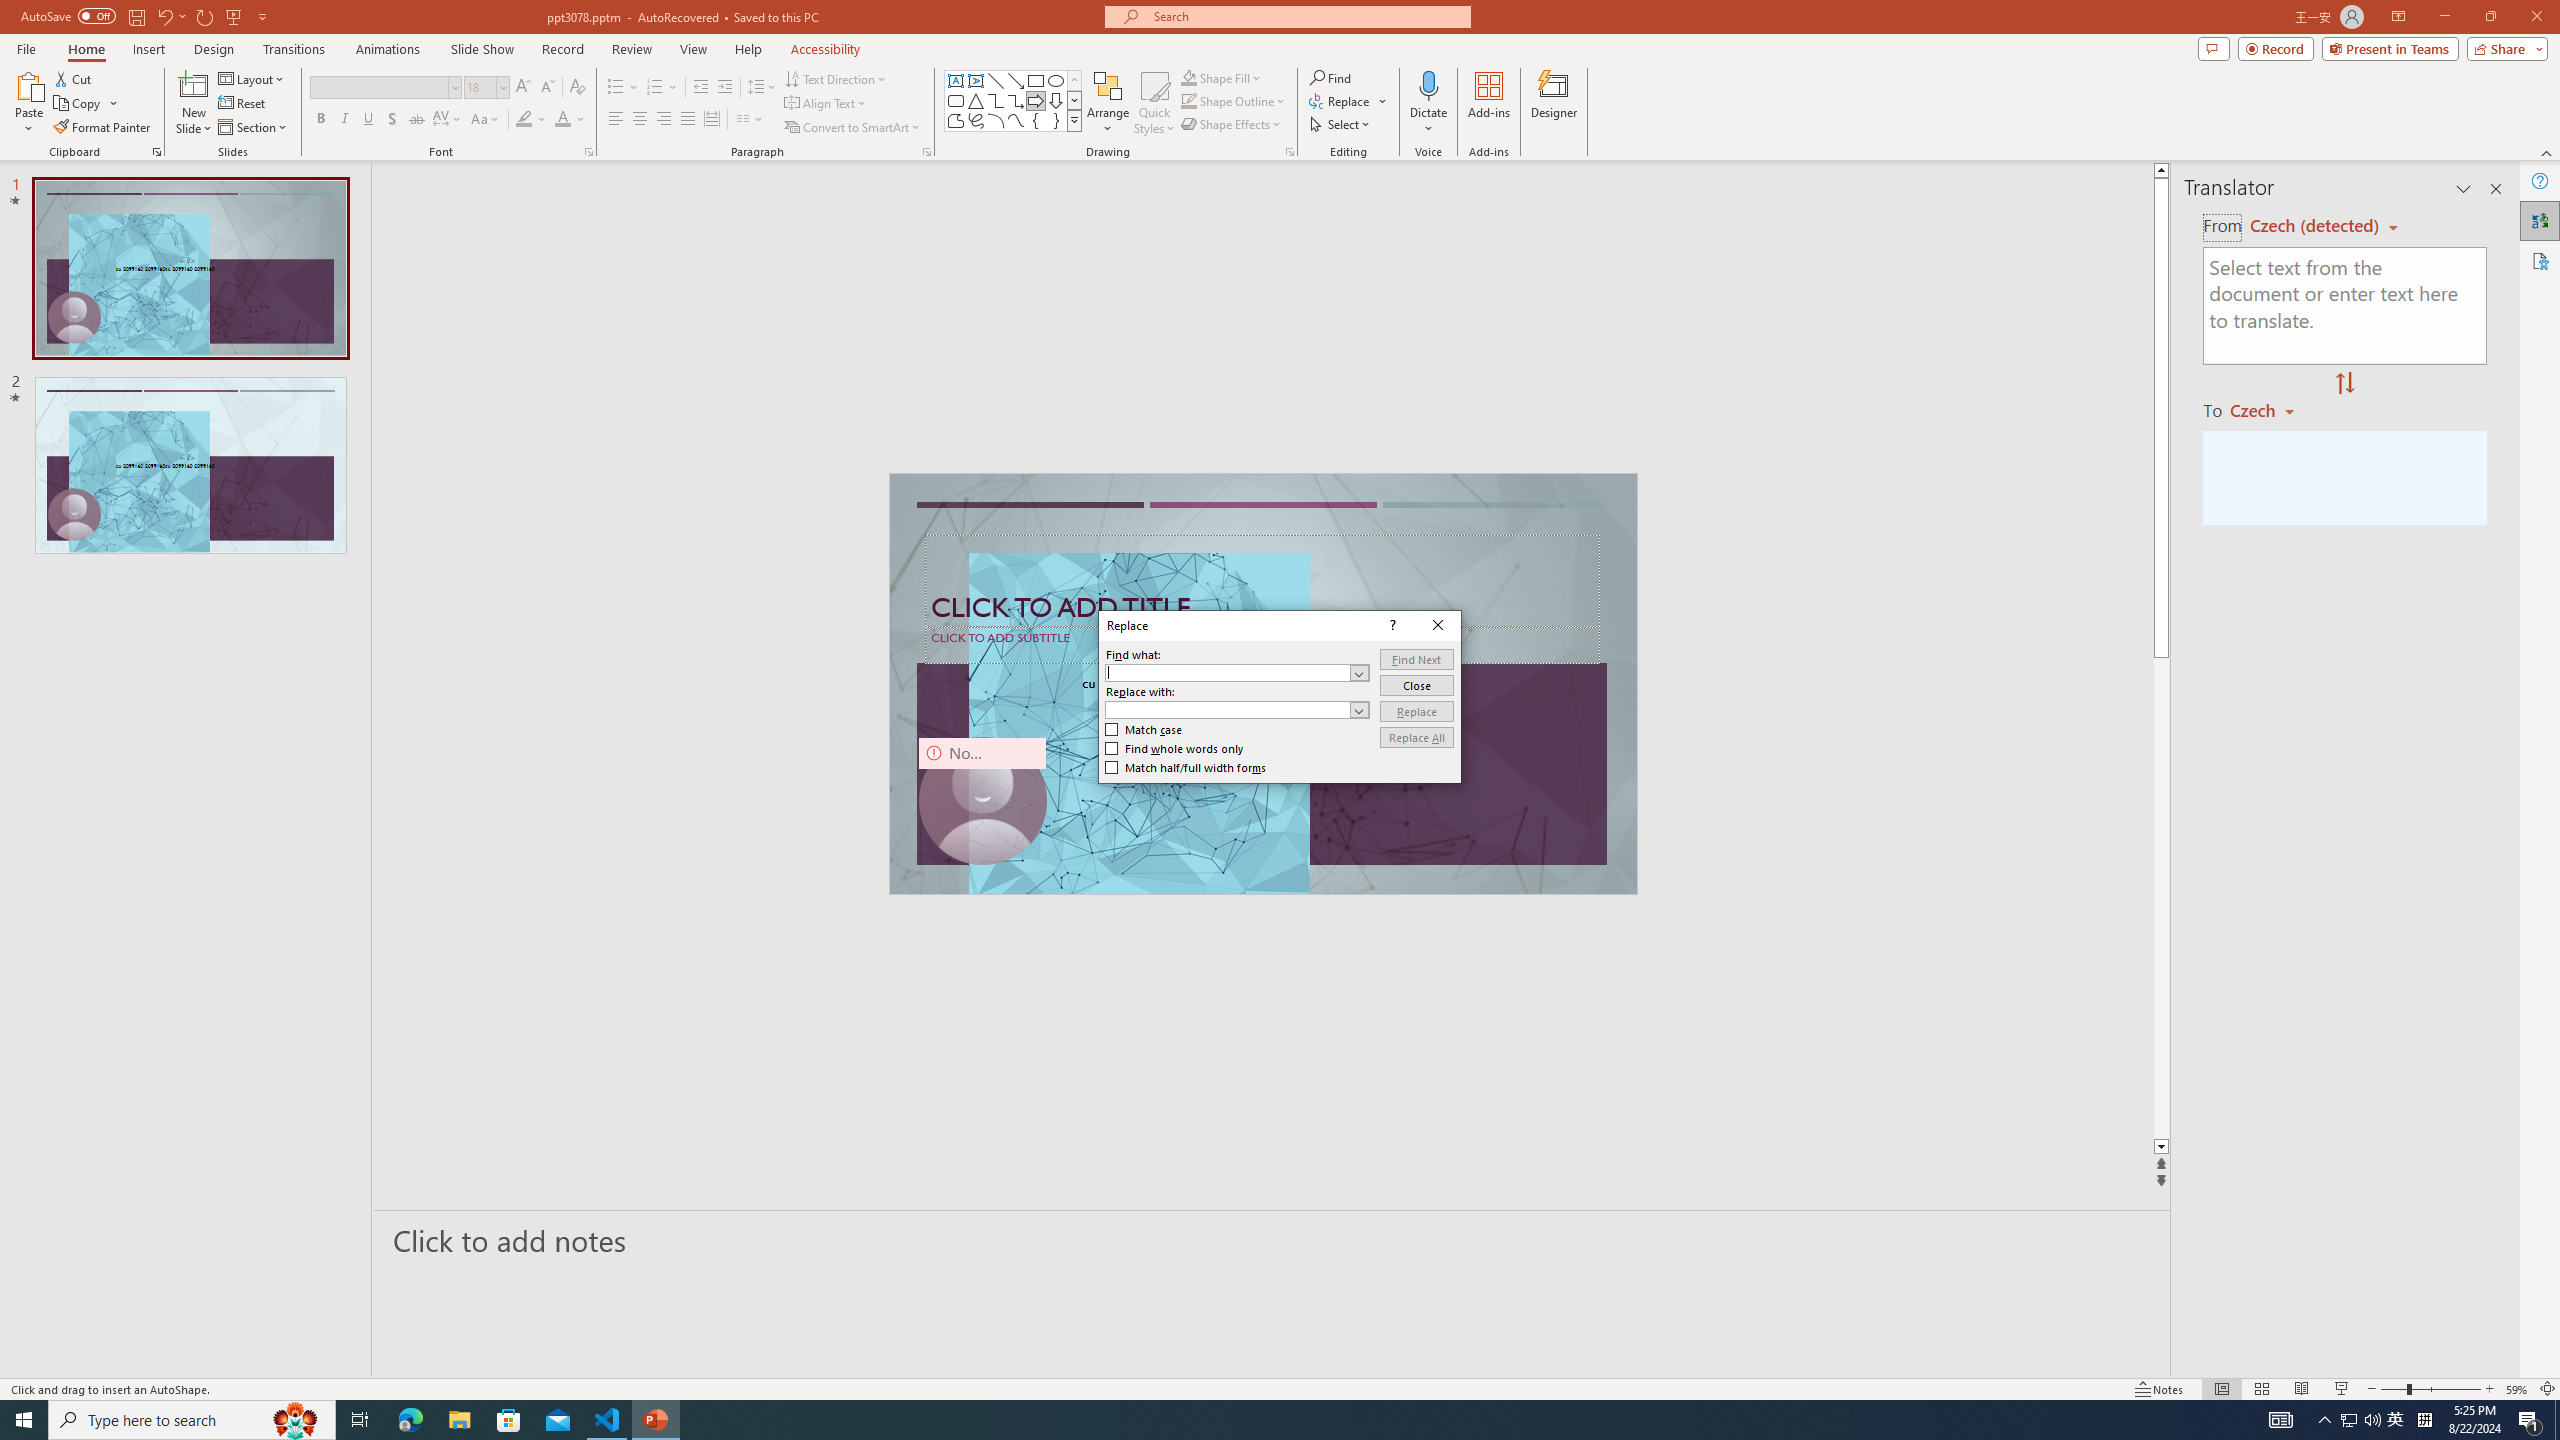  What do you see at coordinates (321, 118) in the screenshot?
I see `'Bold'` at bounding box center [321, 118].